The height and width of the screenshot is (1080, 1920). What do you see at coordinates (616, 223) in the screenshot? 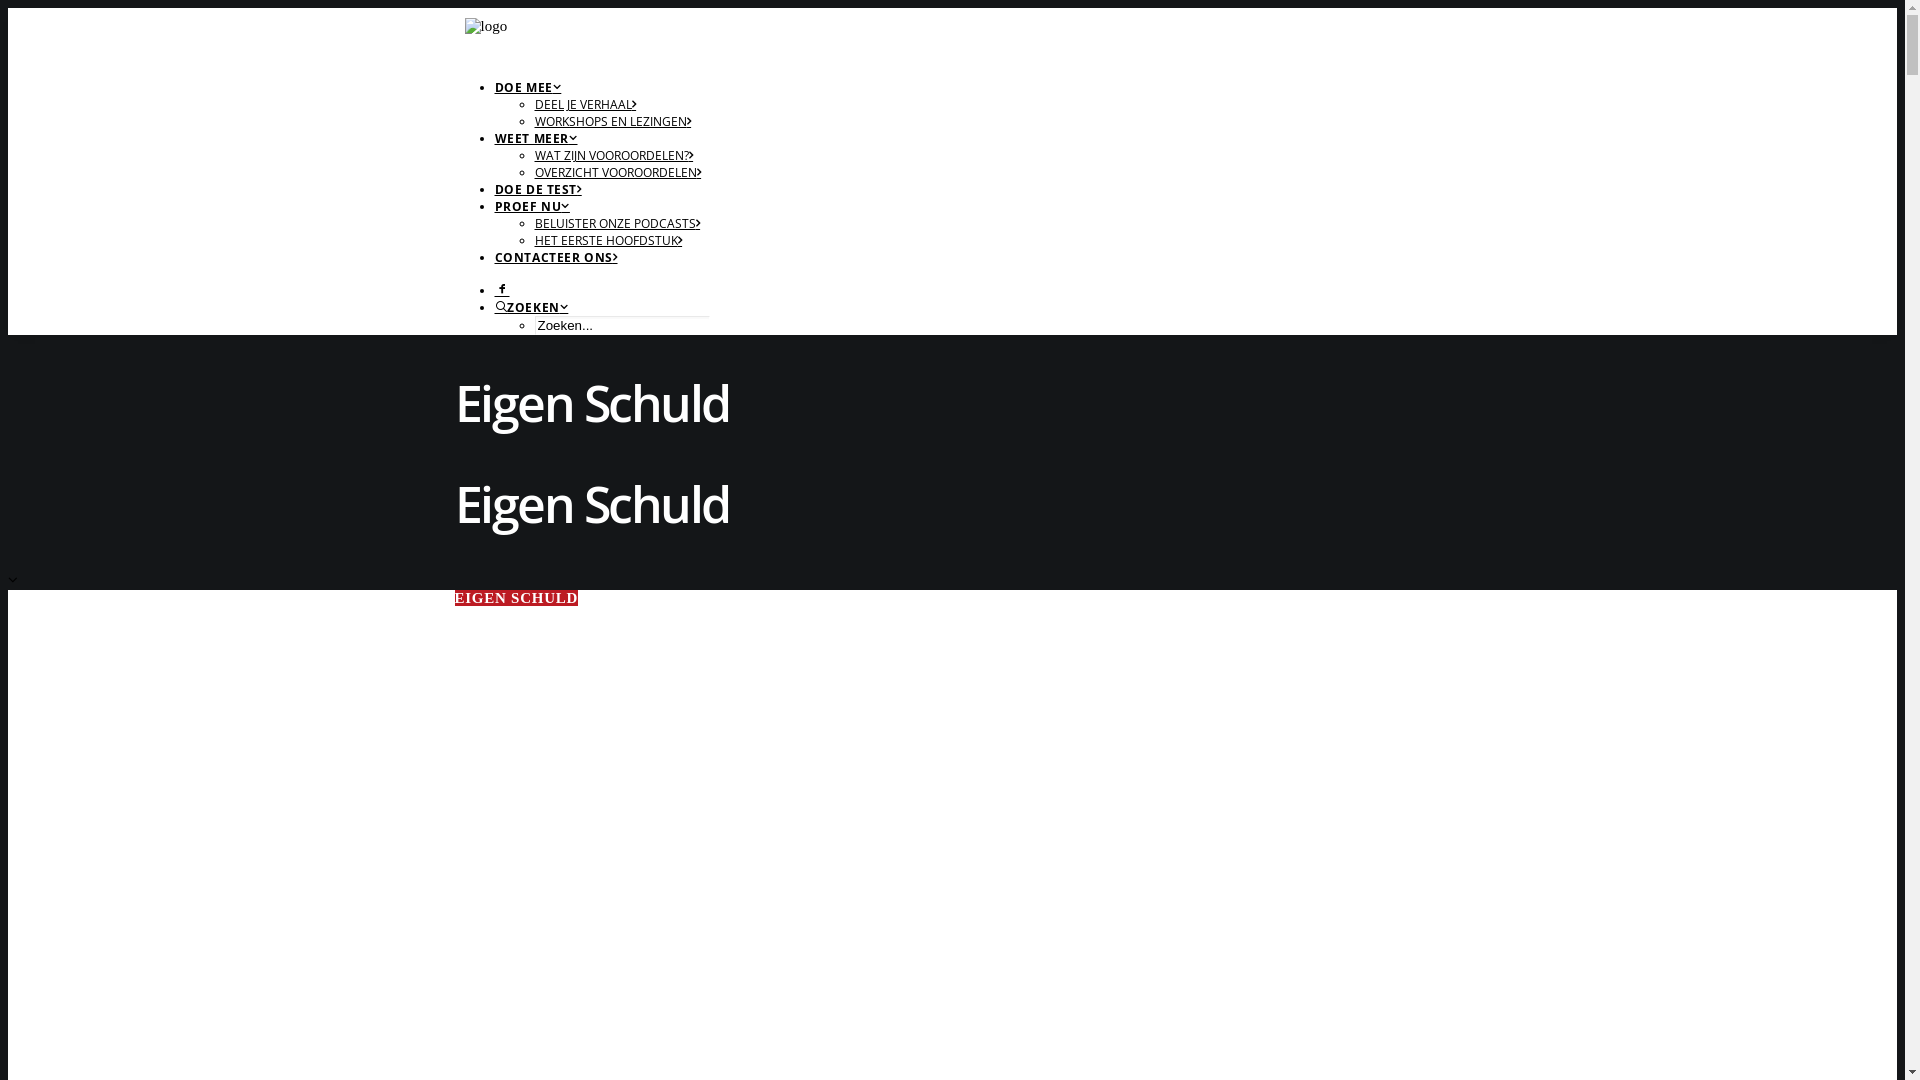
I see `'BELUISTER ONZE PODCASTS'` at bounding box center [616, 223].